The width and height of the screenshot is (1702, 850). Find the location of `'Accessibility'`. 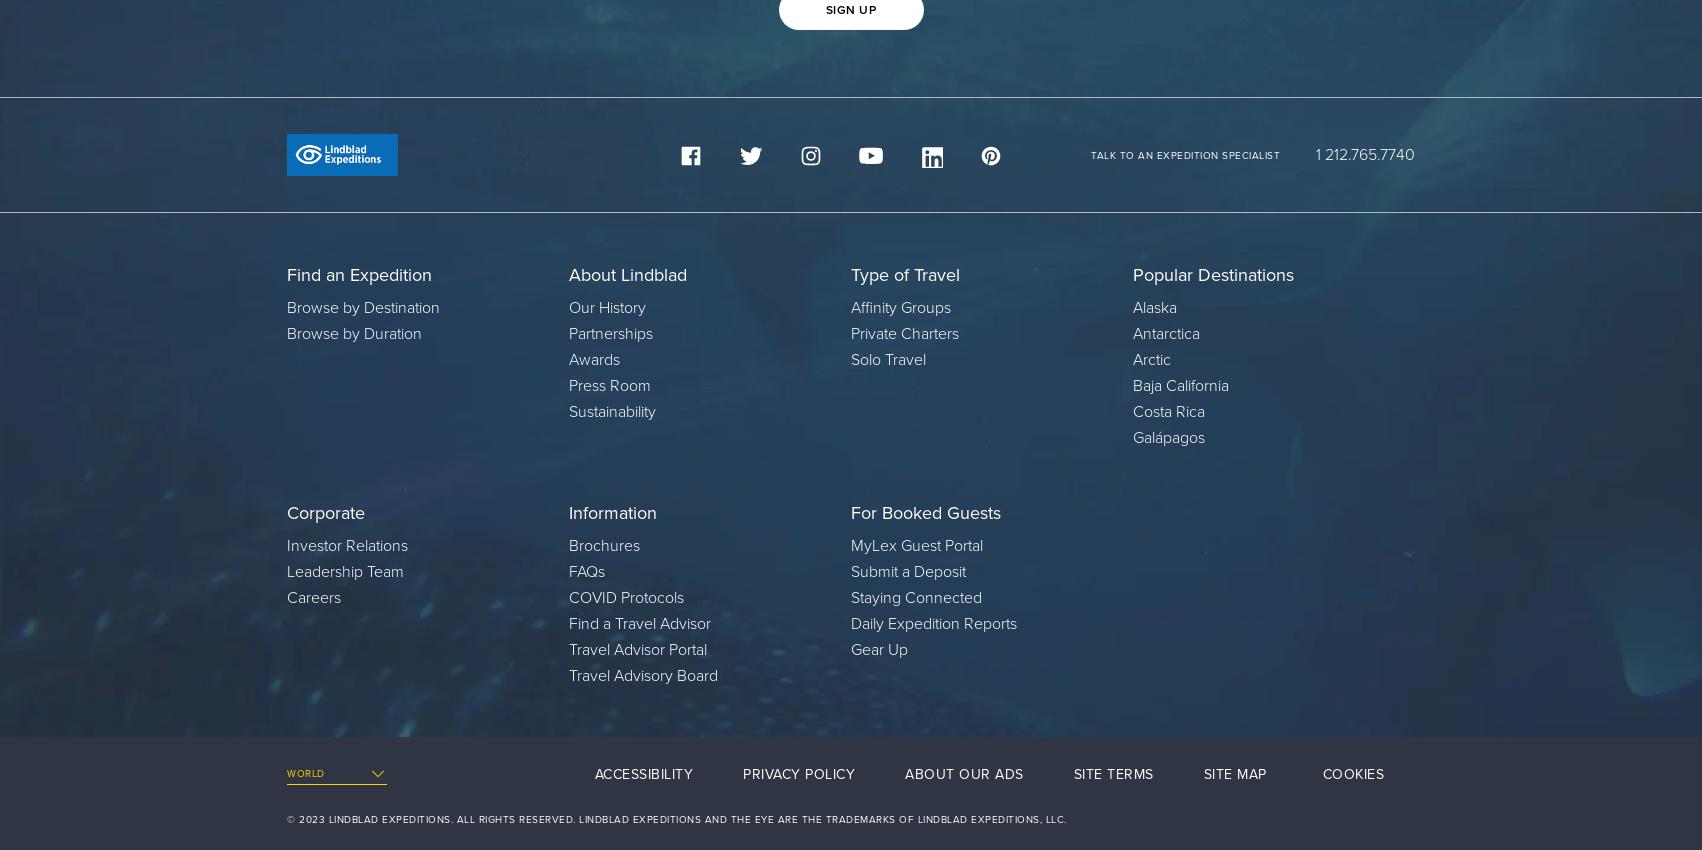

'Accessibility' is located at coordinates (593, 773).